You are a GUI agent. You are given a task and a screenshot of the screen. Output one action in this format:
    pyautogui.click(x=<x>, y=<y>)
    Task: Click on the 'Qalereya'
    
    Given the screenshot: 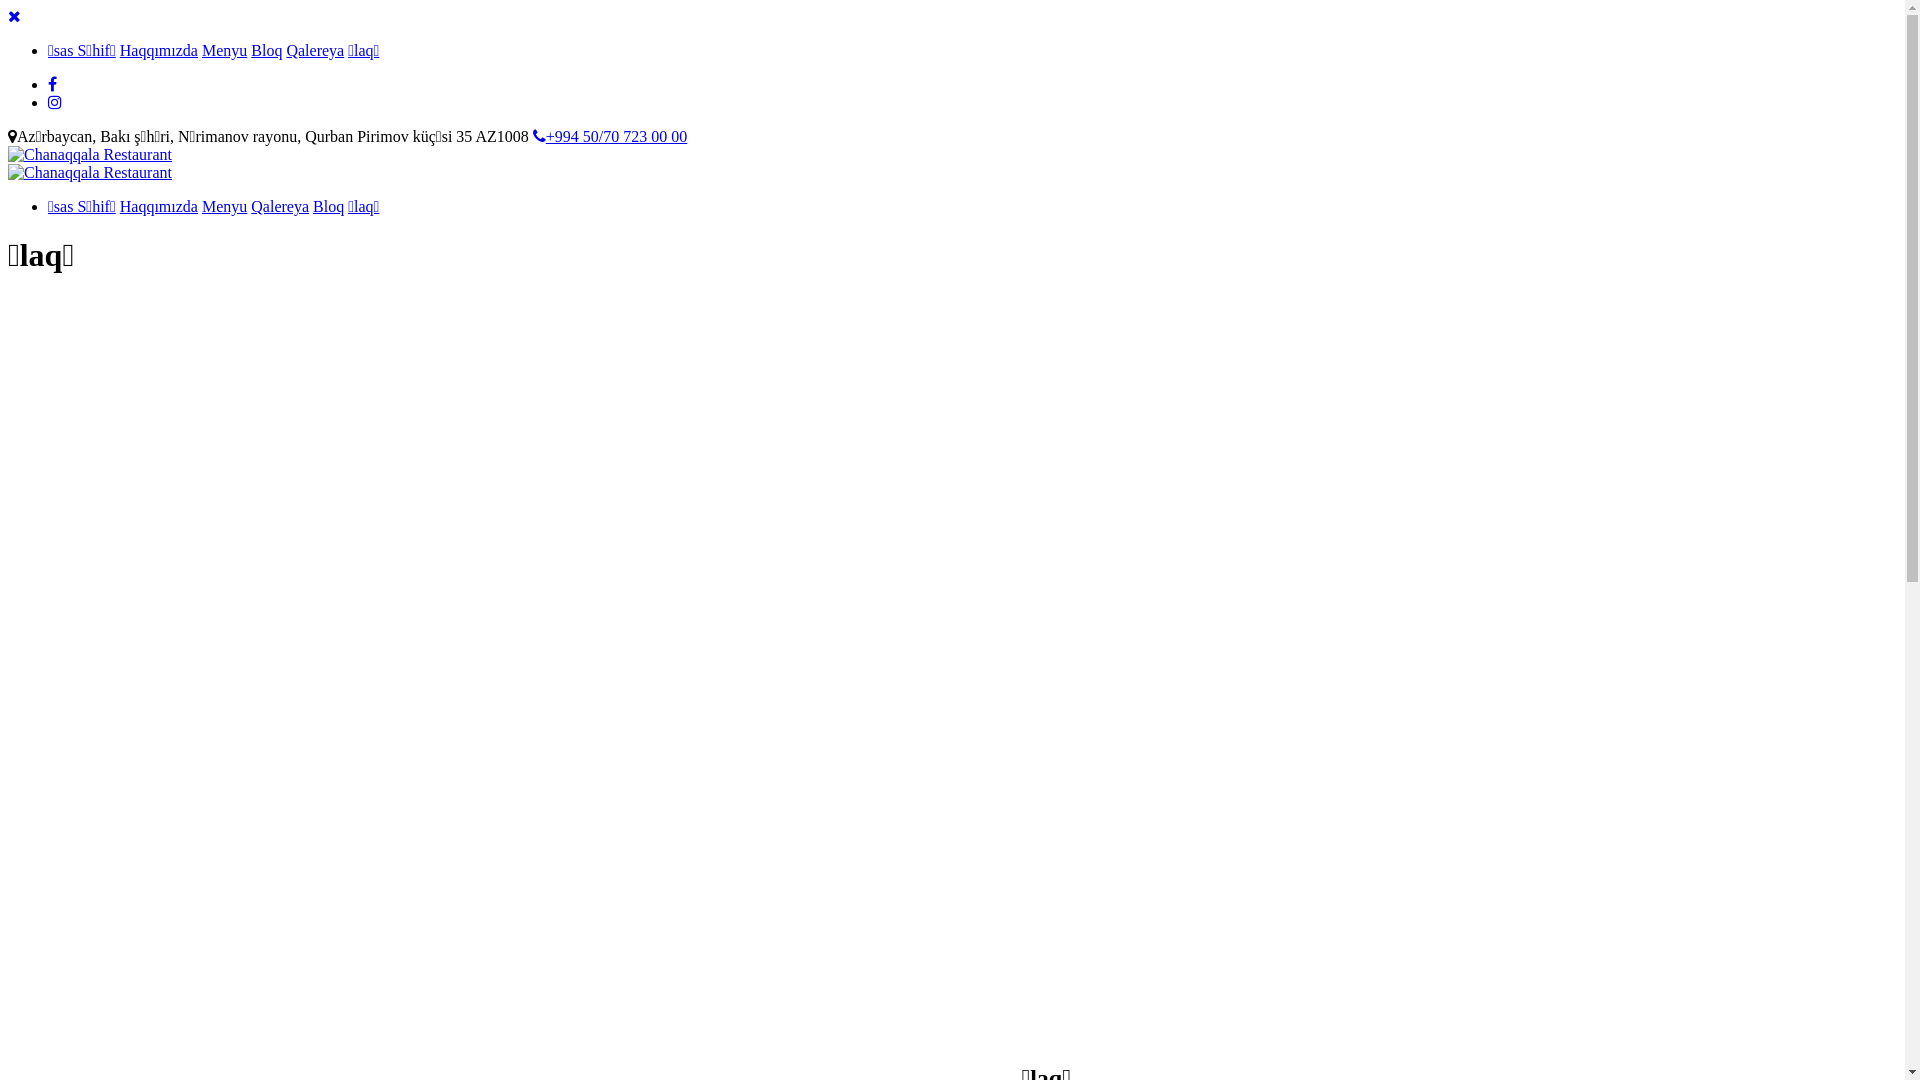 What is the action you would take?
    pyautogui.click(x=249, y=206)
    